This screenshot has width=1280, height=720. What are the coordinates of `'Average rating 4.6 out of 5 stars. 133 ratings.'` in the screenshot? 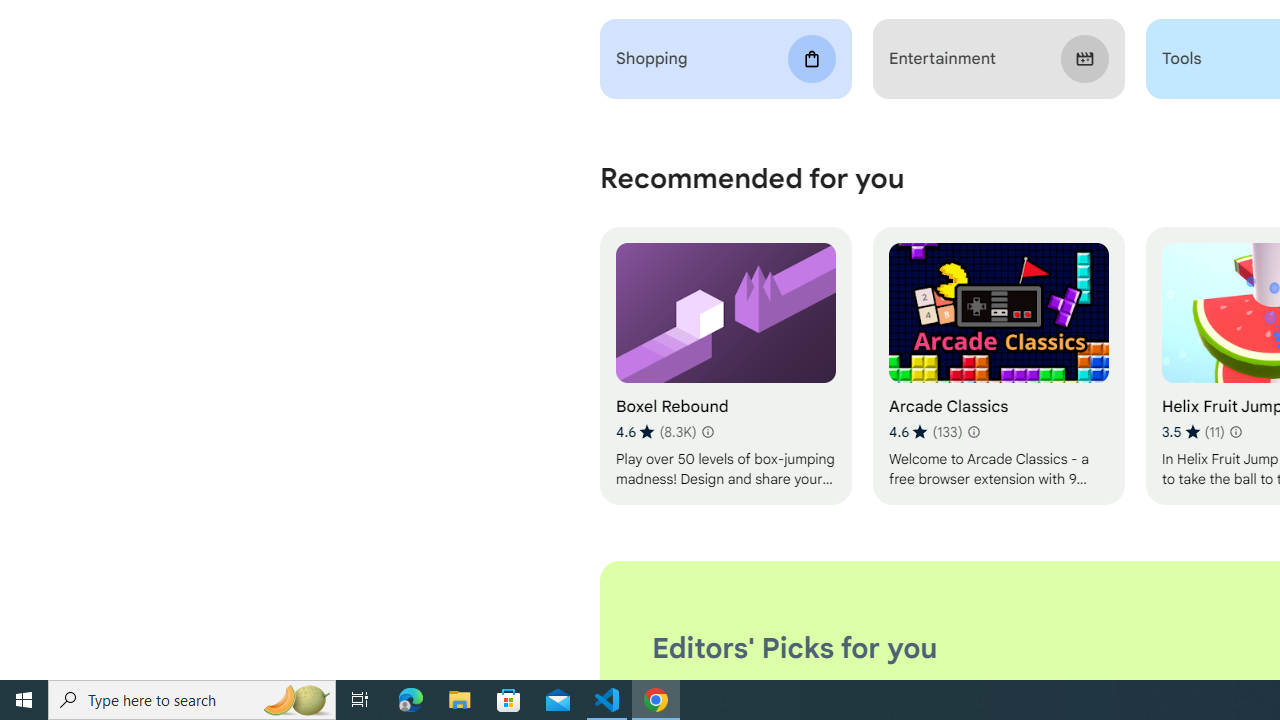 It's located at (924, 431).